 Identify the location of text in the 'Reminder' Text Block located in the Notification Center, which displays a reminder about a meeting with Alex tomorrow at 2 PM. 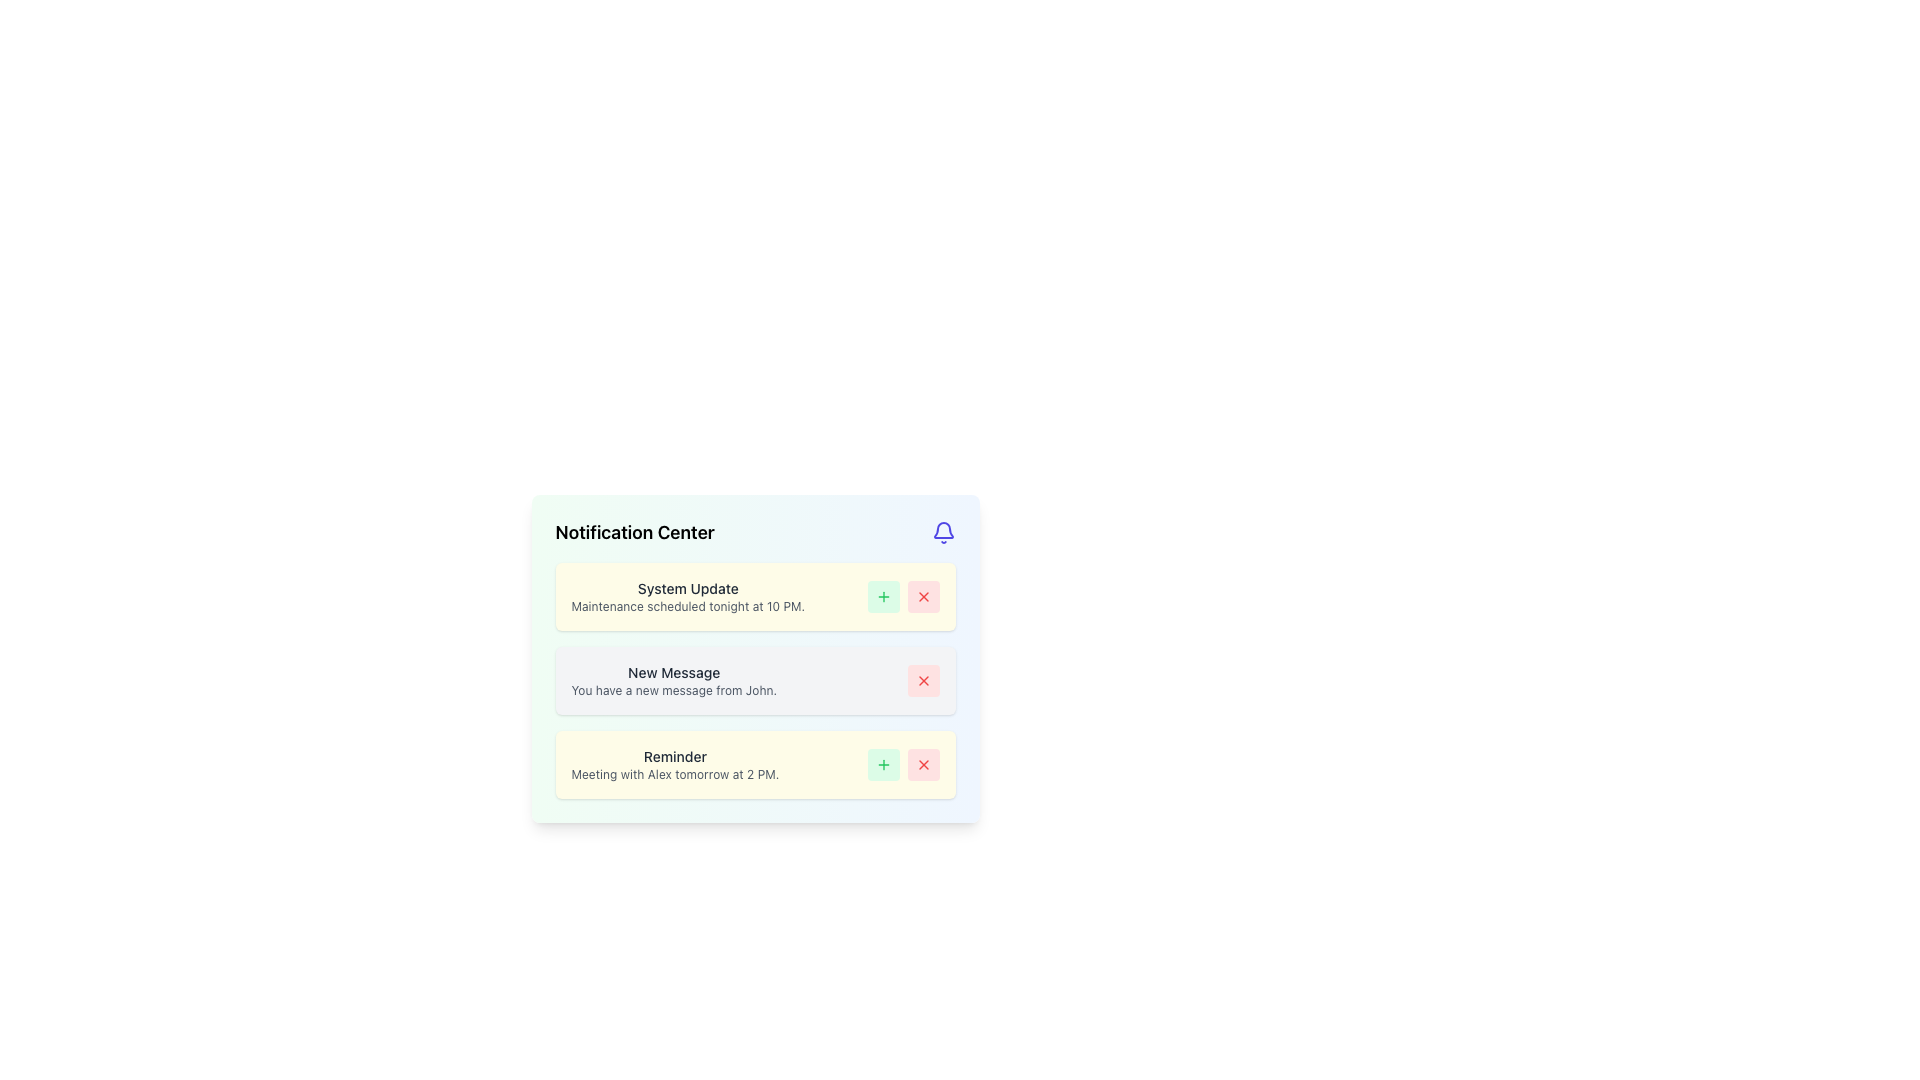
(675, 764).